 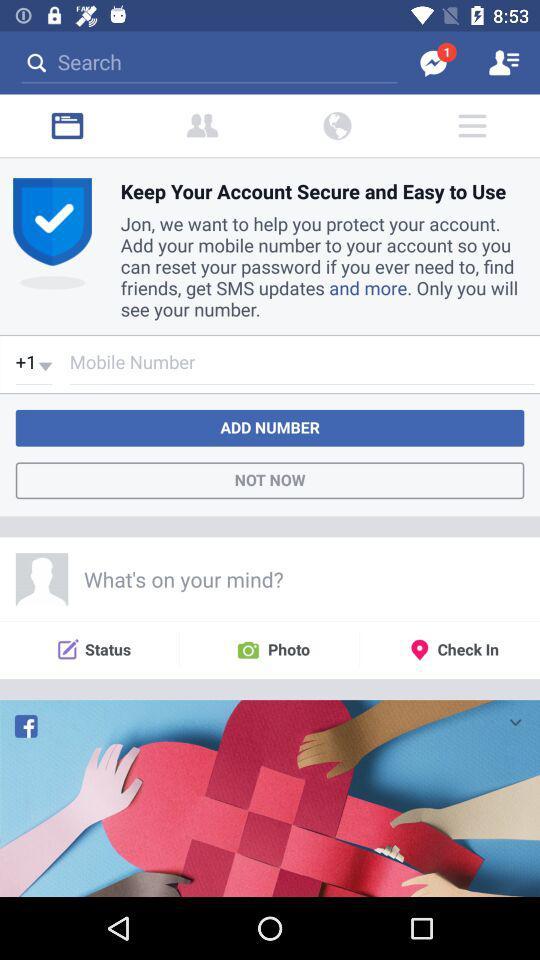 What do you see at coordinates (33, 366) in the screenshot?
I see `the beside mobile number drop down button` at bounding box center [33, 366].